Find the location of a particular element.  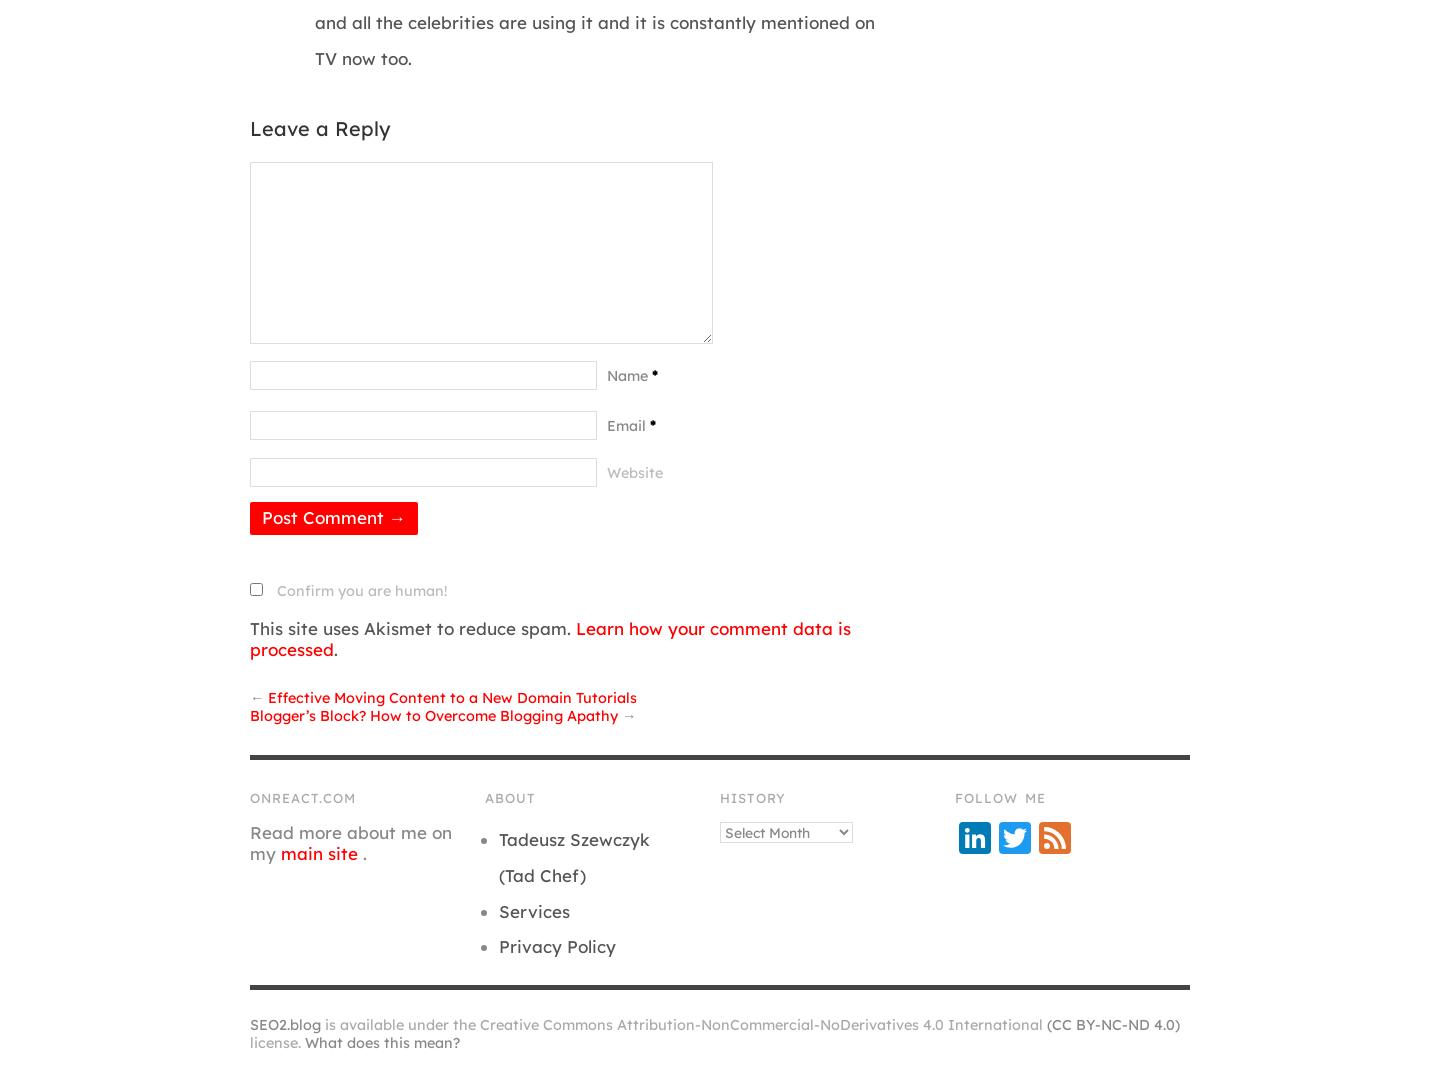

'Read more about me on my' is located at coordinates (248, 841).